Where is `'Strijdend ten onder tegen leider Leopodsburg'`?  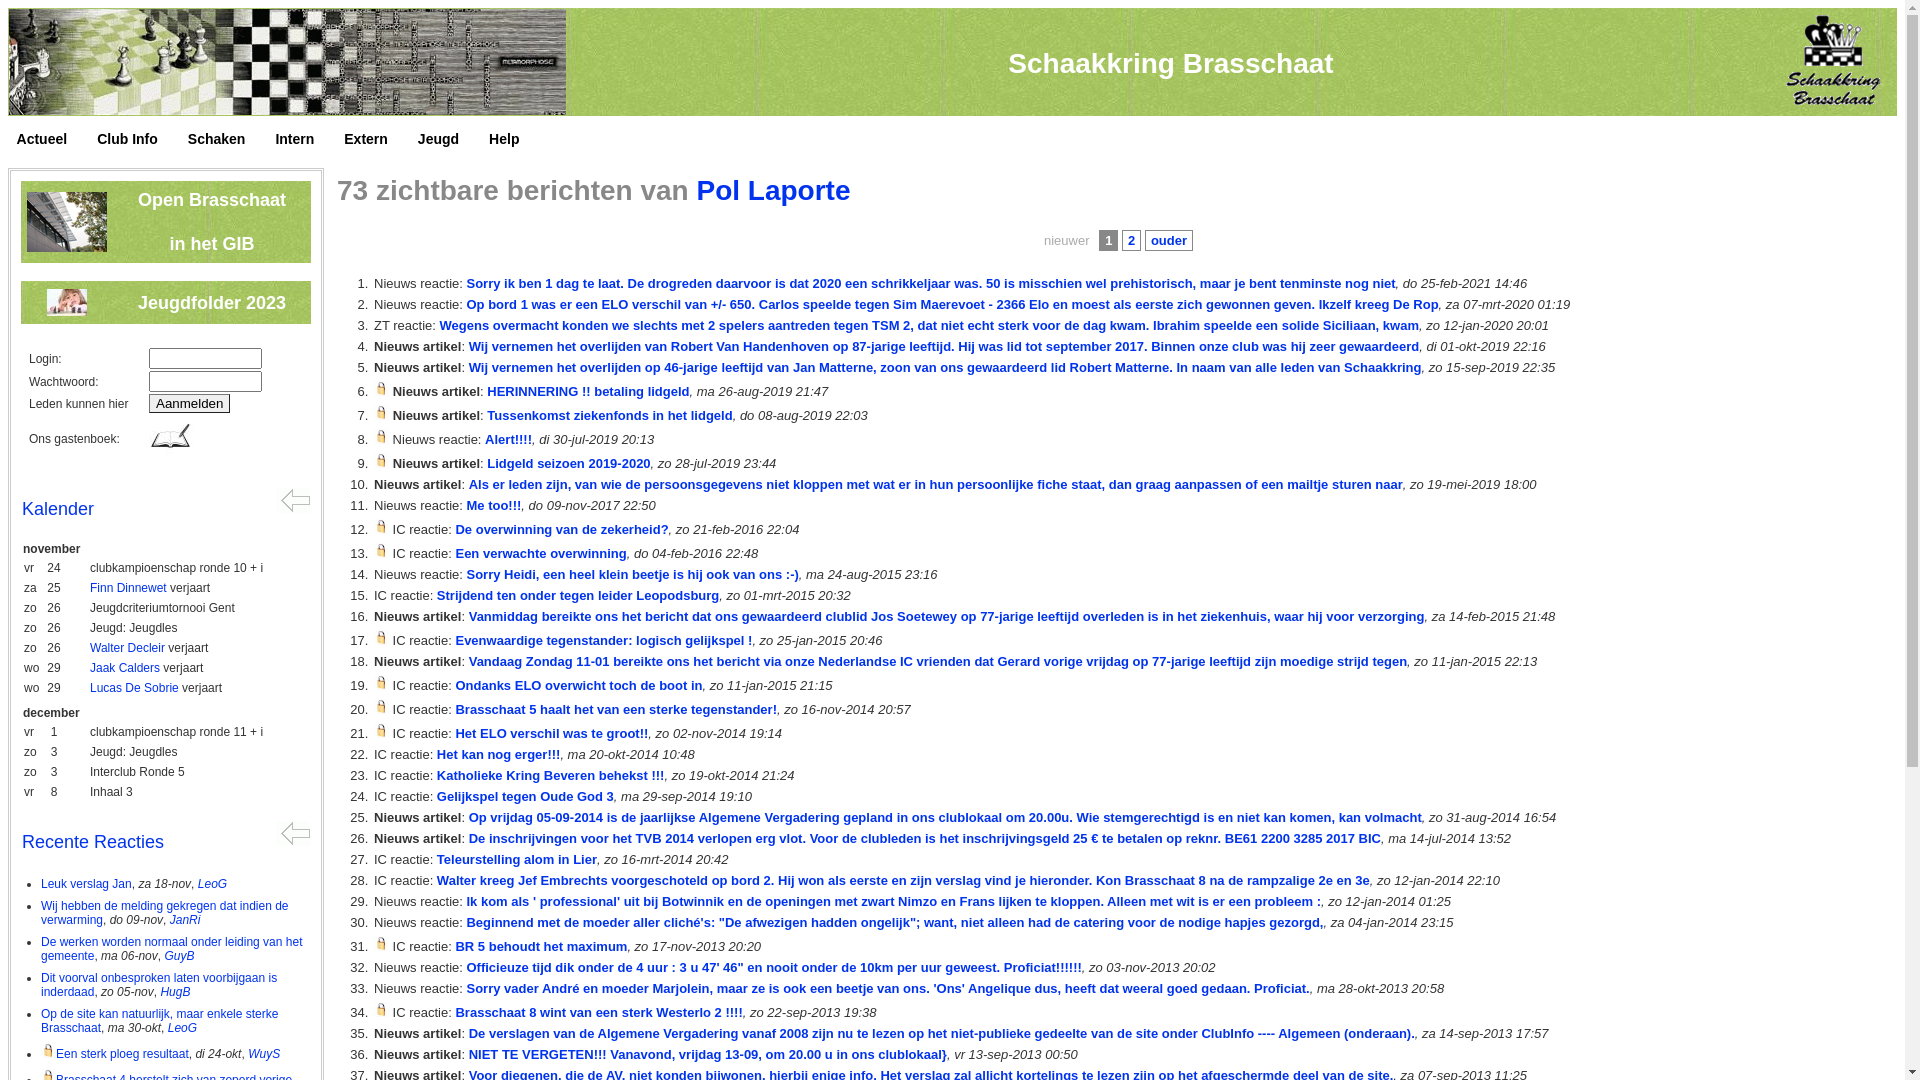 'Strijdend ten onder tegen leider Leopodsburg' is located at coordinates (576, 594).